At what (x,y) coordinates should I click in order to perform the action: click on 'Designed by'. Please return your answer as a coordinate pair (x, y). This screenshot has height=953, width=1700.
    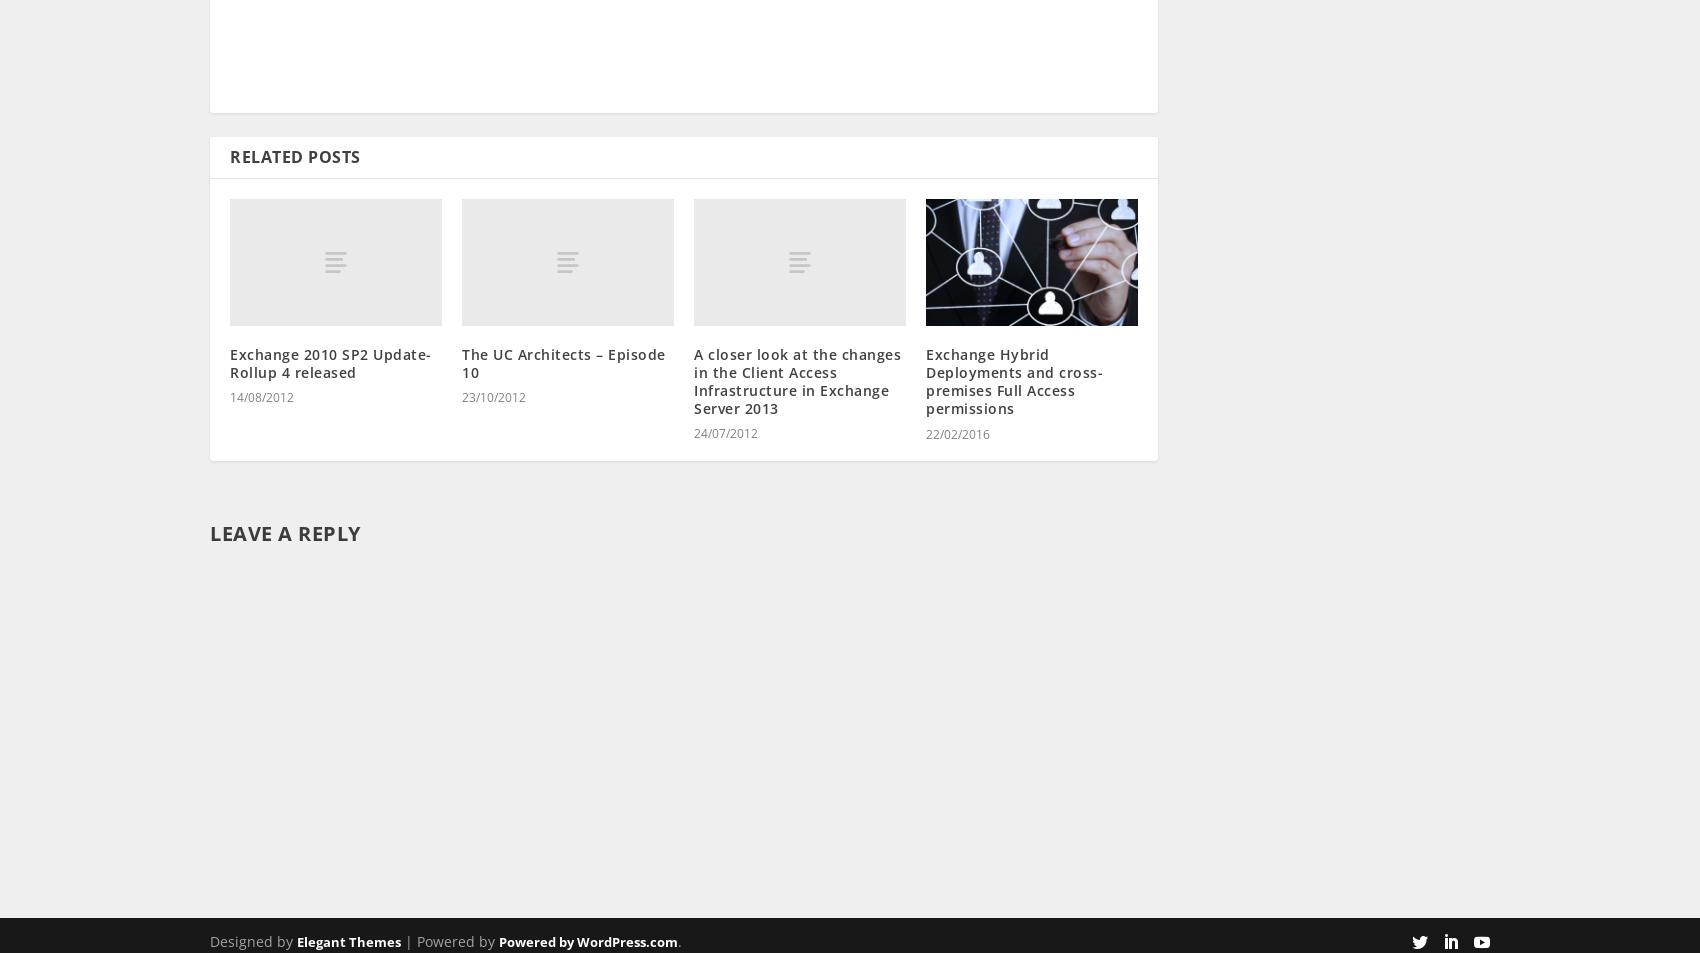
    Looking at the image, I should click on (253, 904).